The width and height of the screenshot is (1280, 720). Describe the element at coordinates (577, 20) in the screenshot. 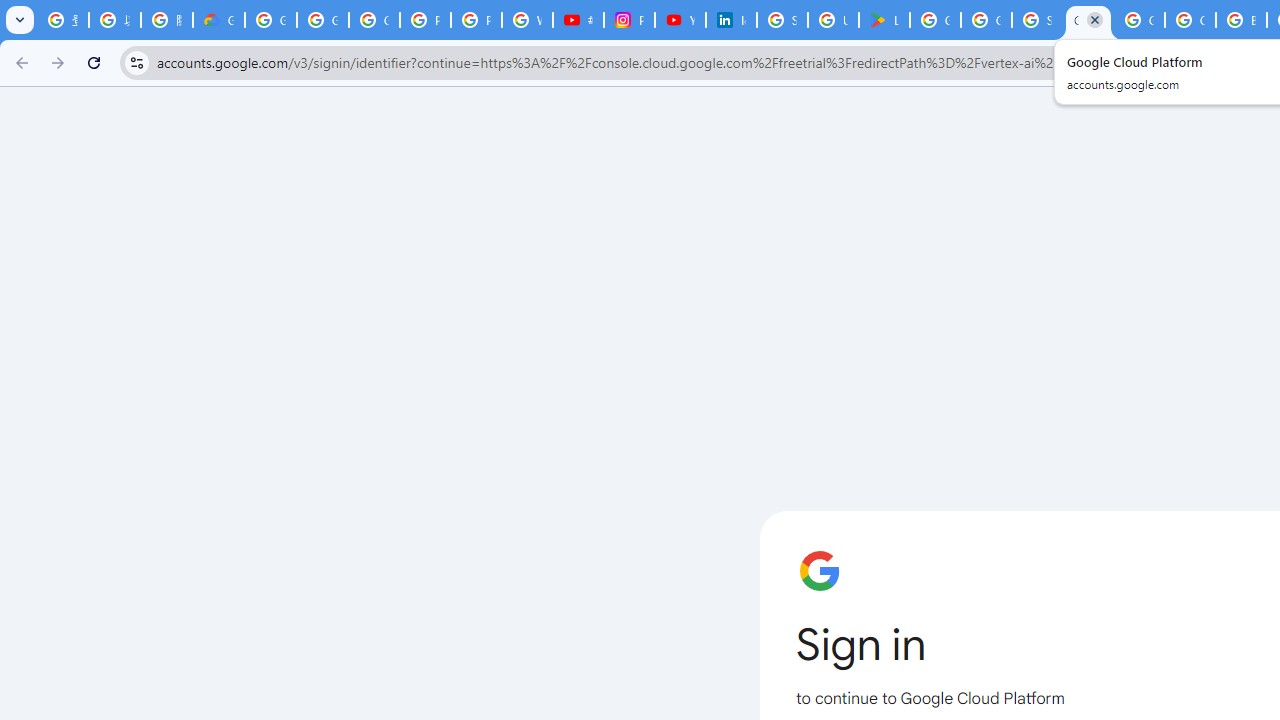

I see `'#nbabasketballhighlights - YouTube'` at that location.